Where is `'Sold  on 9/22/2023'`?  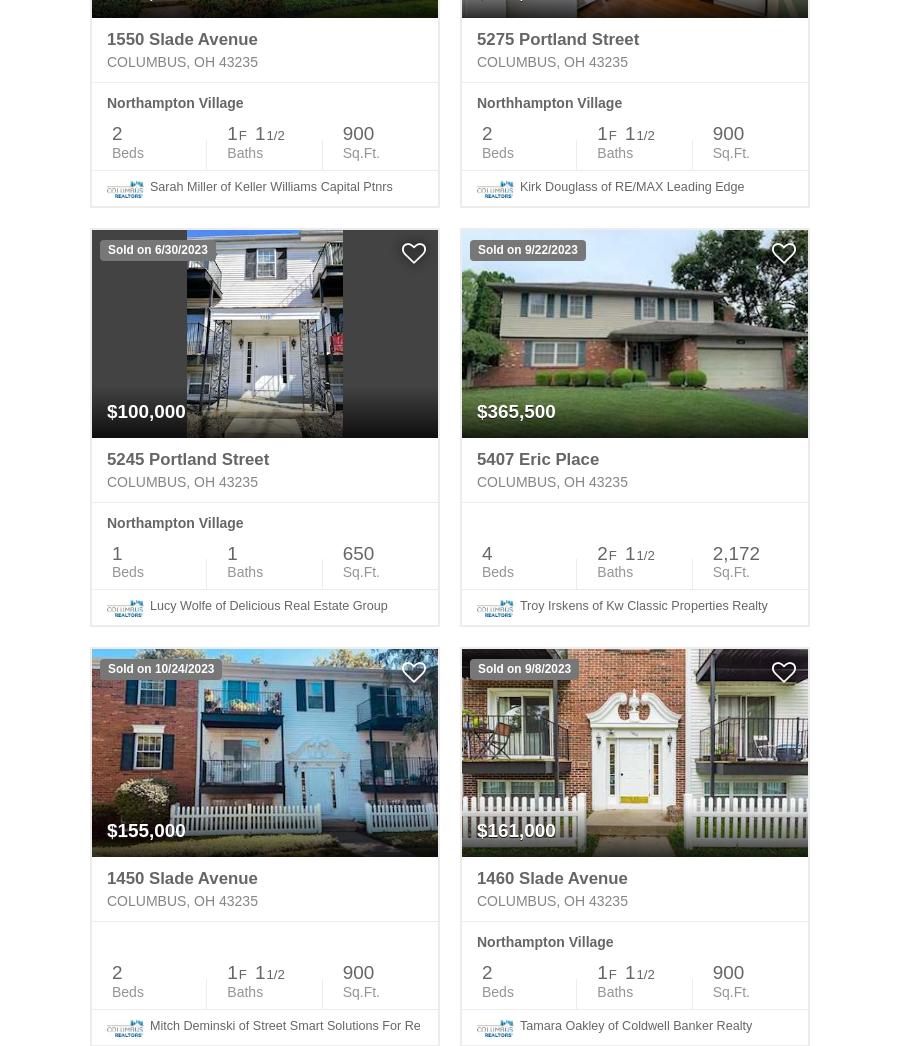
'Sold  on 9/22/2023' is located at coordinates (526, 247).